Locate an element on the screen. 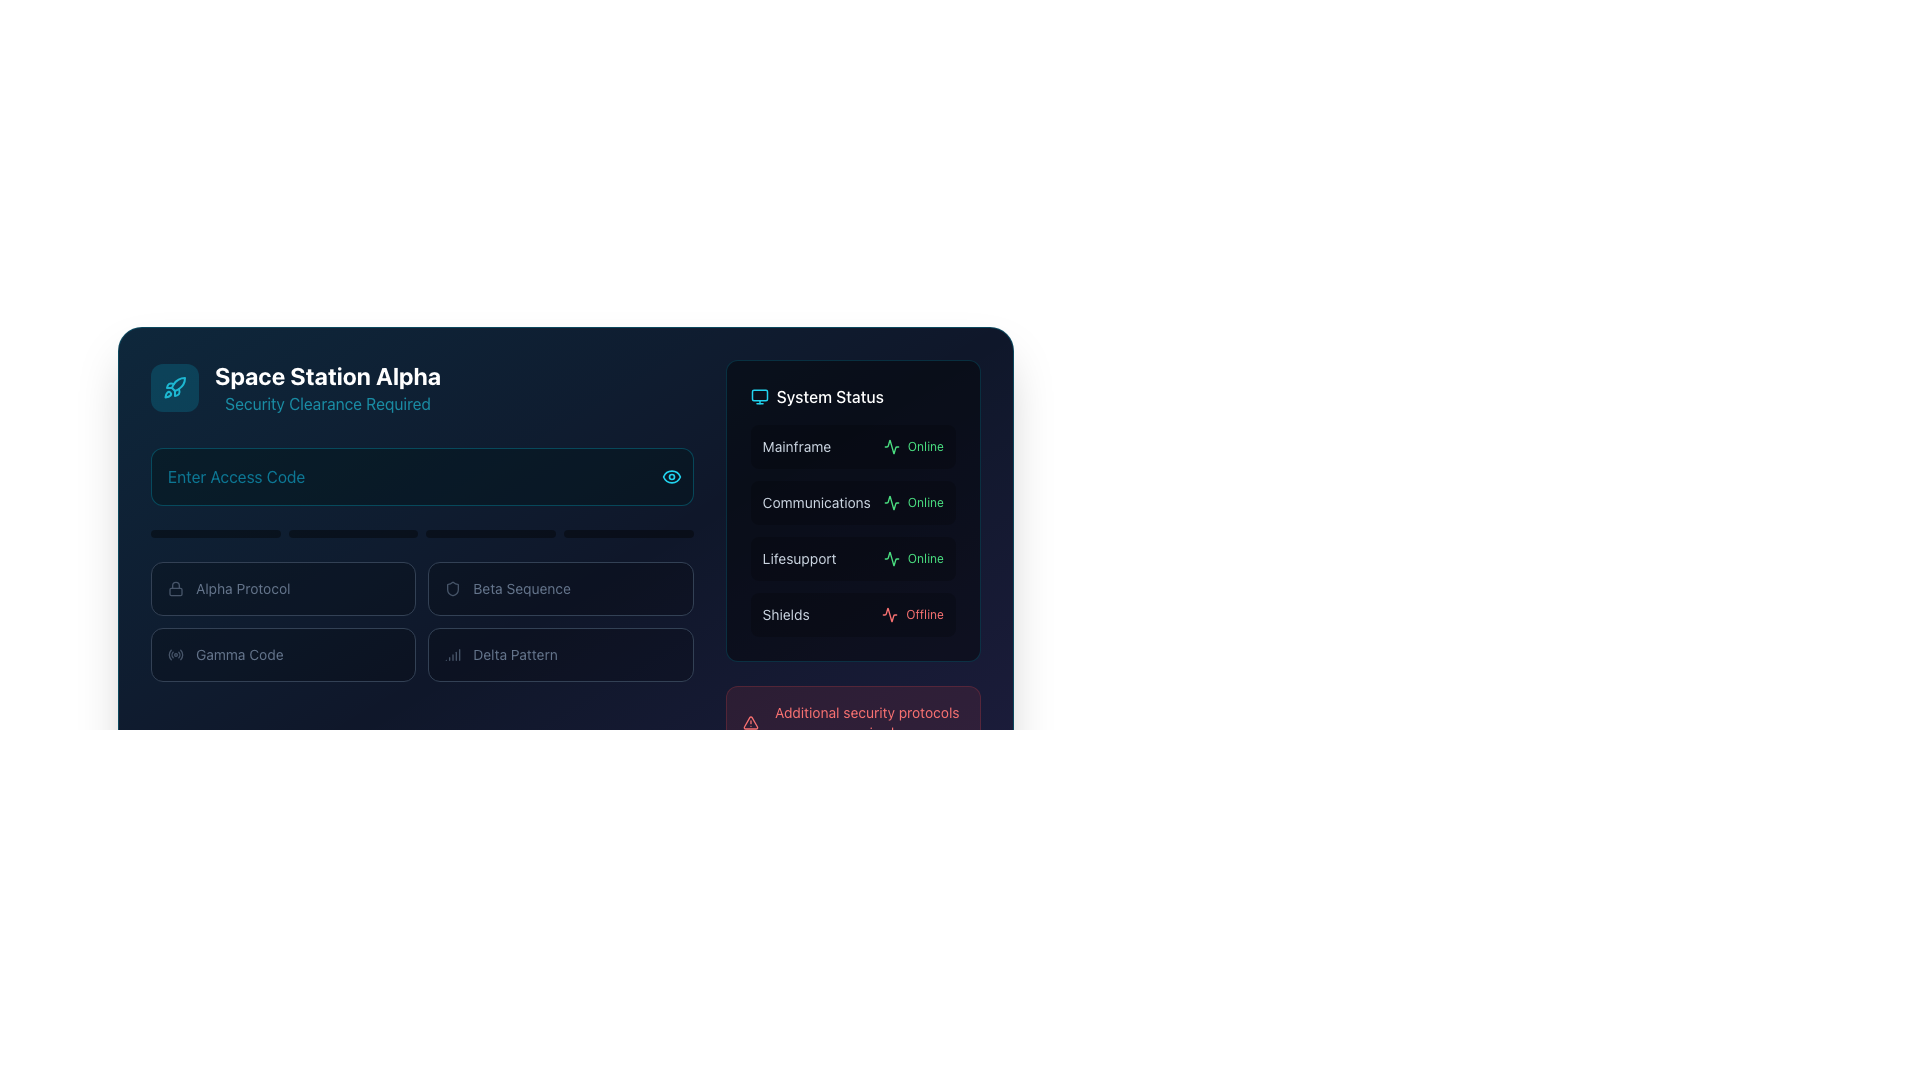  the 'Communications' status text label, which indicates whether the communications component is operational or active, located next to the heartbeat icon is located at coordinates (912, 501).